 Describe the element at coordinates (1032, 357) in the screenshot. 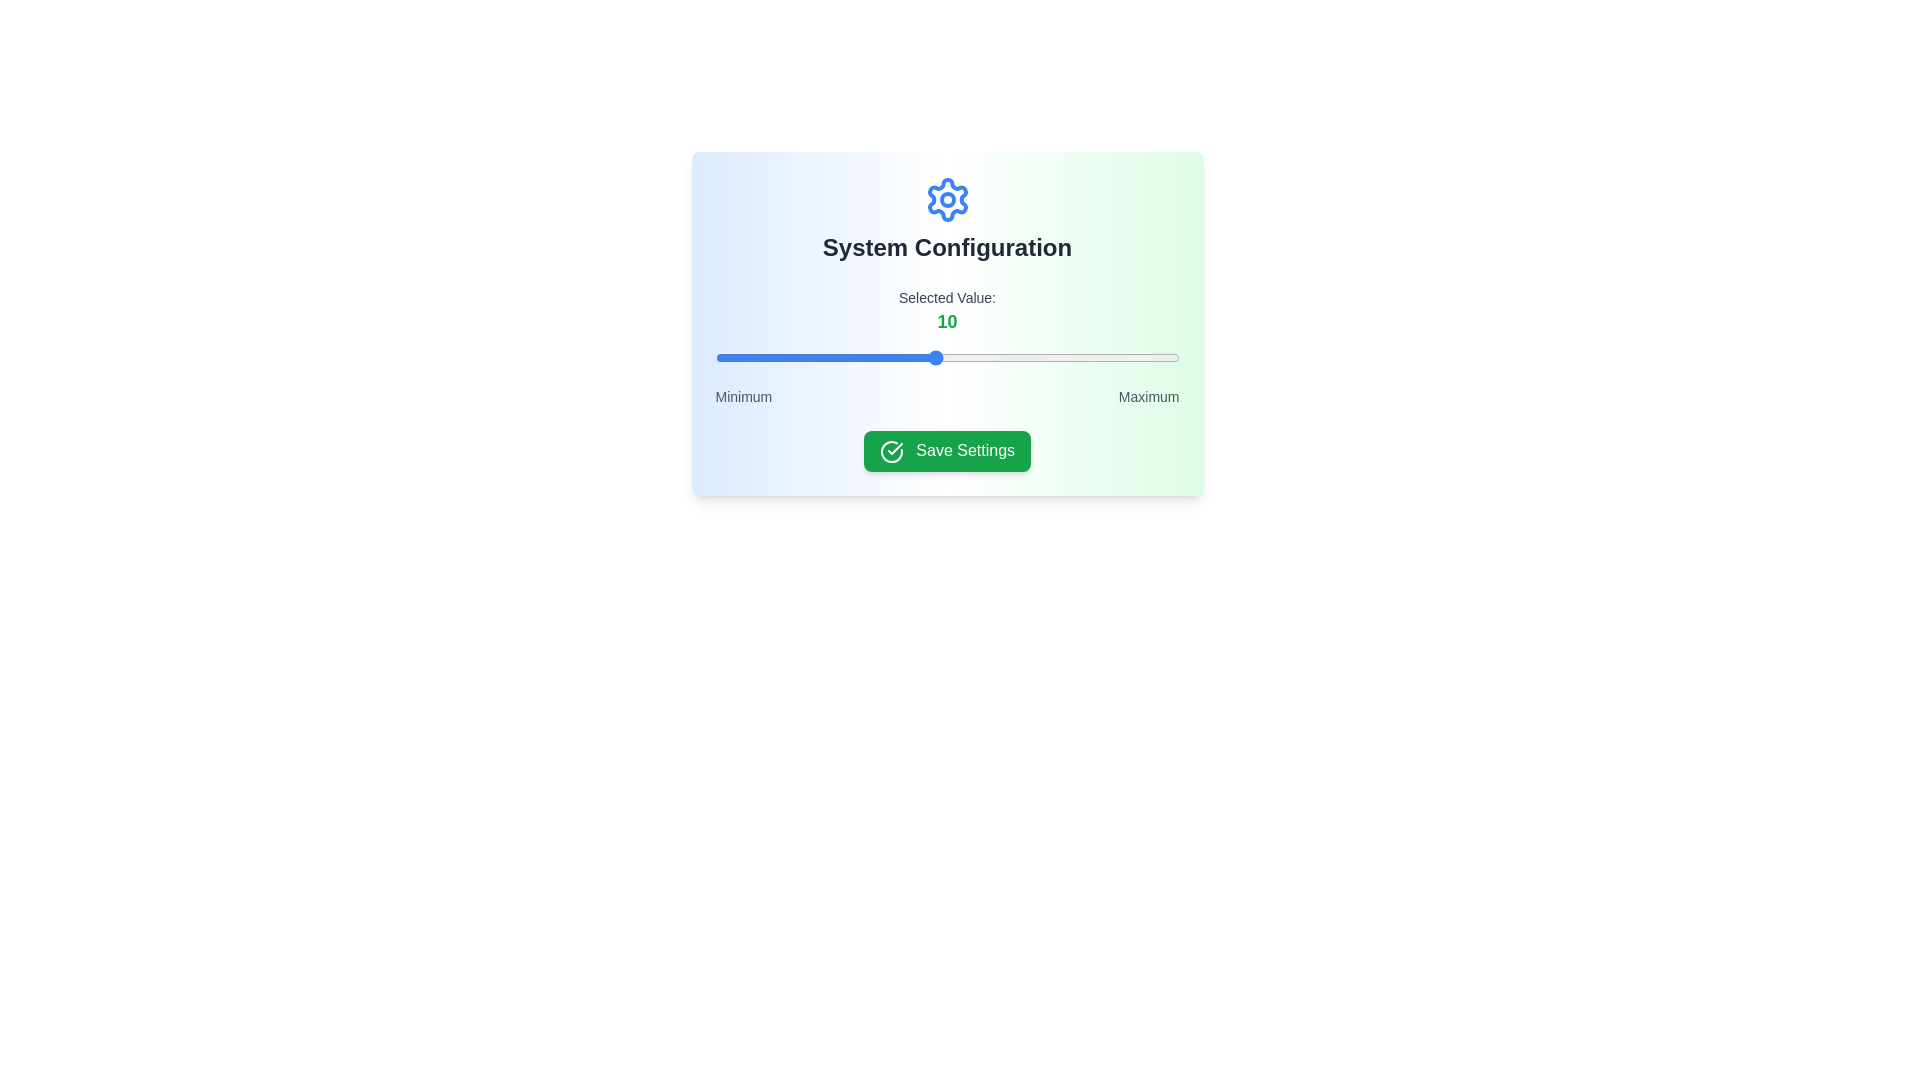

I see `the slider to set the value to 14` at that location.